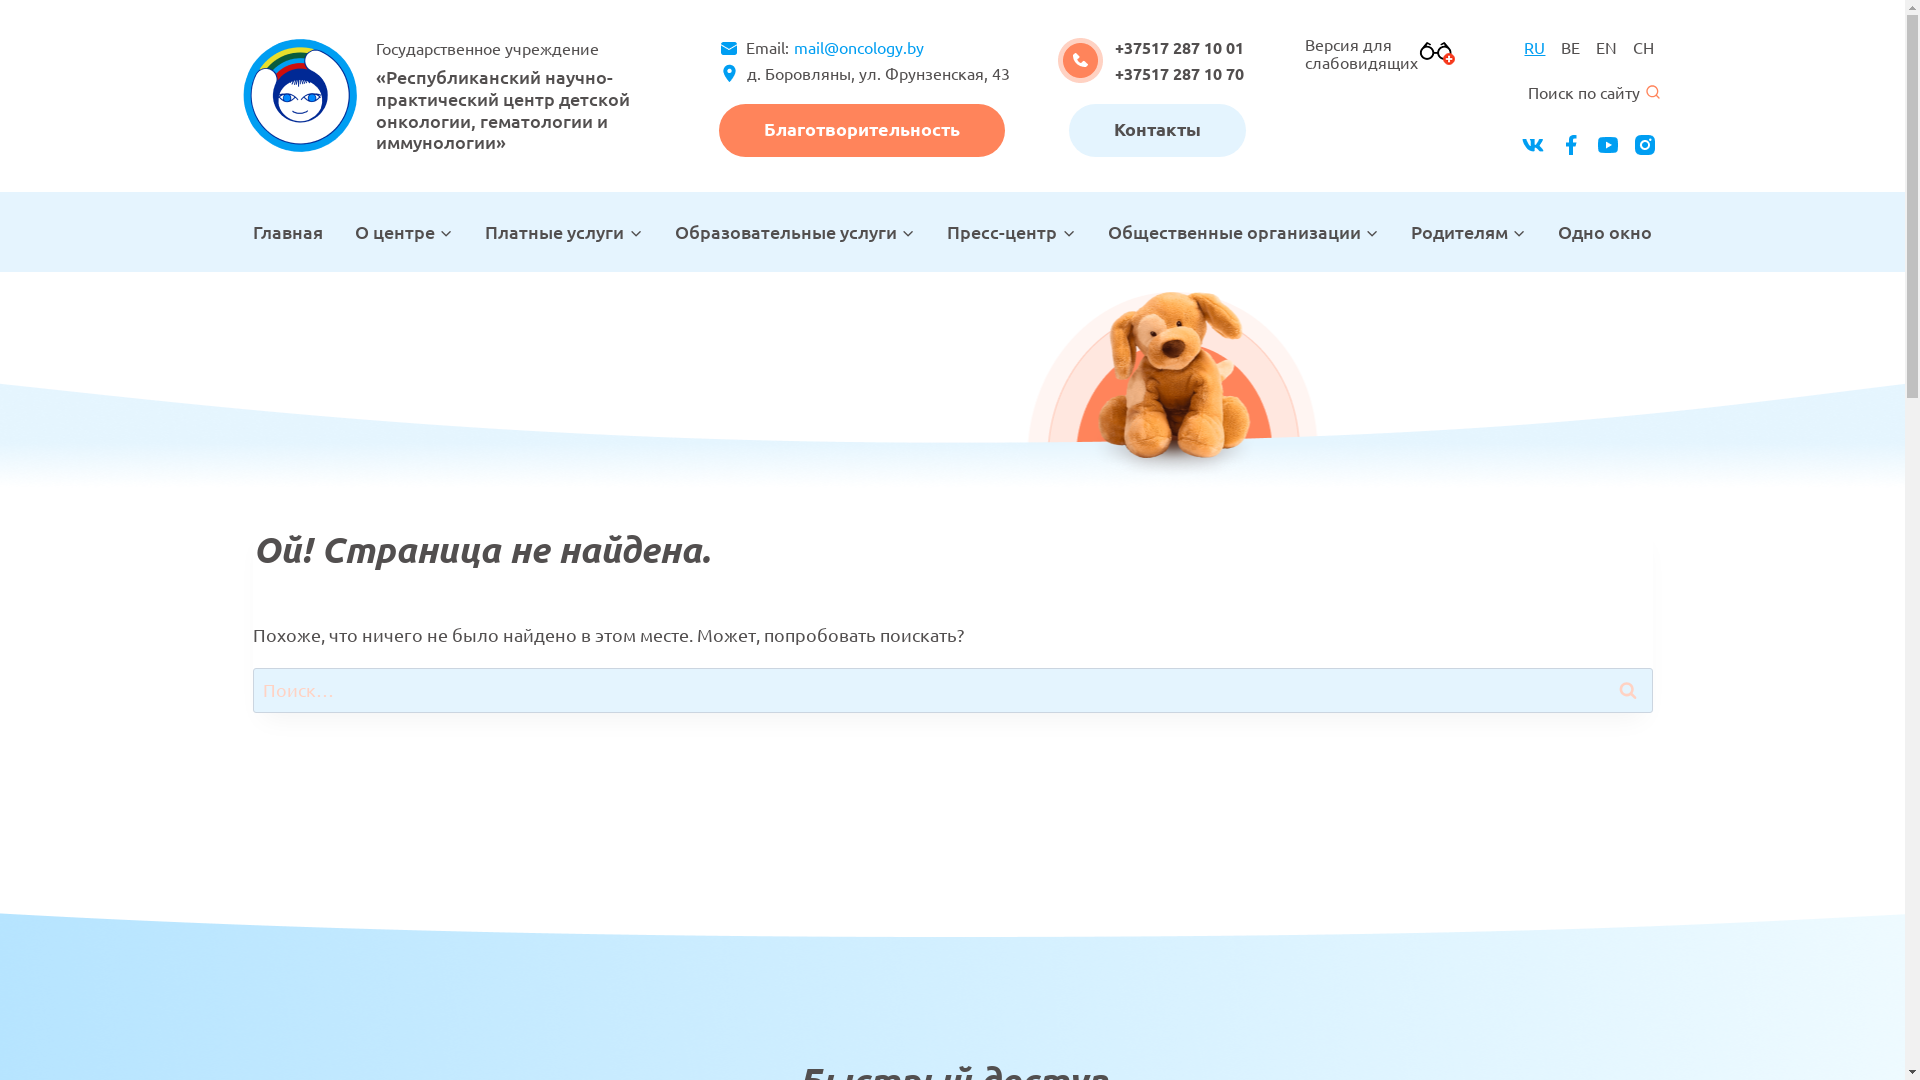 Image resolution: width=1920 pixels, height=1080 pixels. What do you see at coordinates (1179, 46) in the screenshot?
I see `'+37517 287 10 01'` at bounding box center [1179, 46].